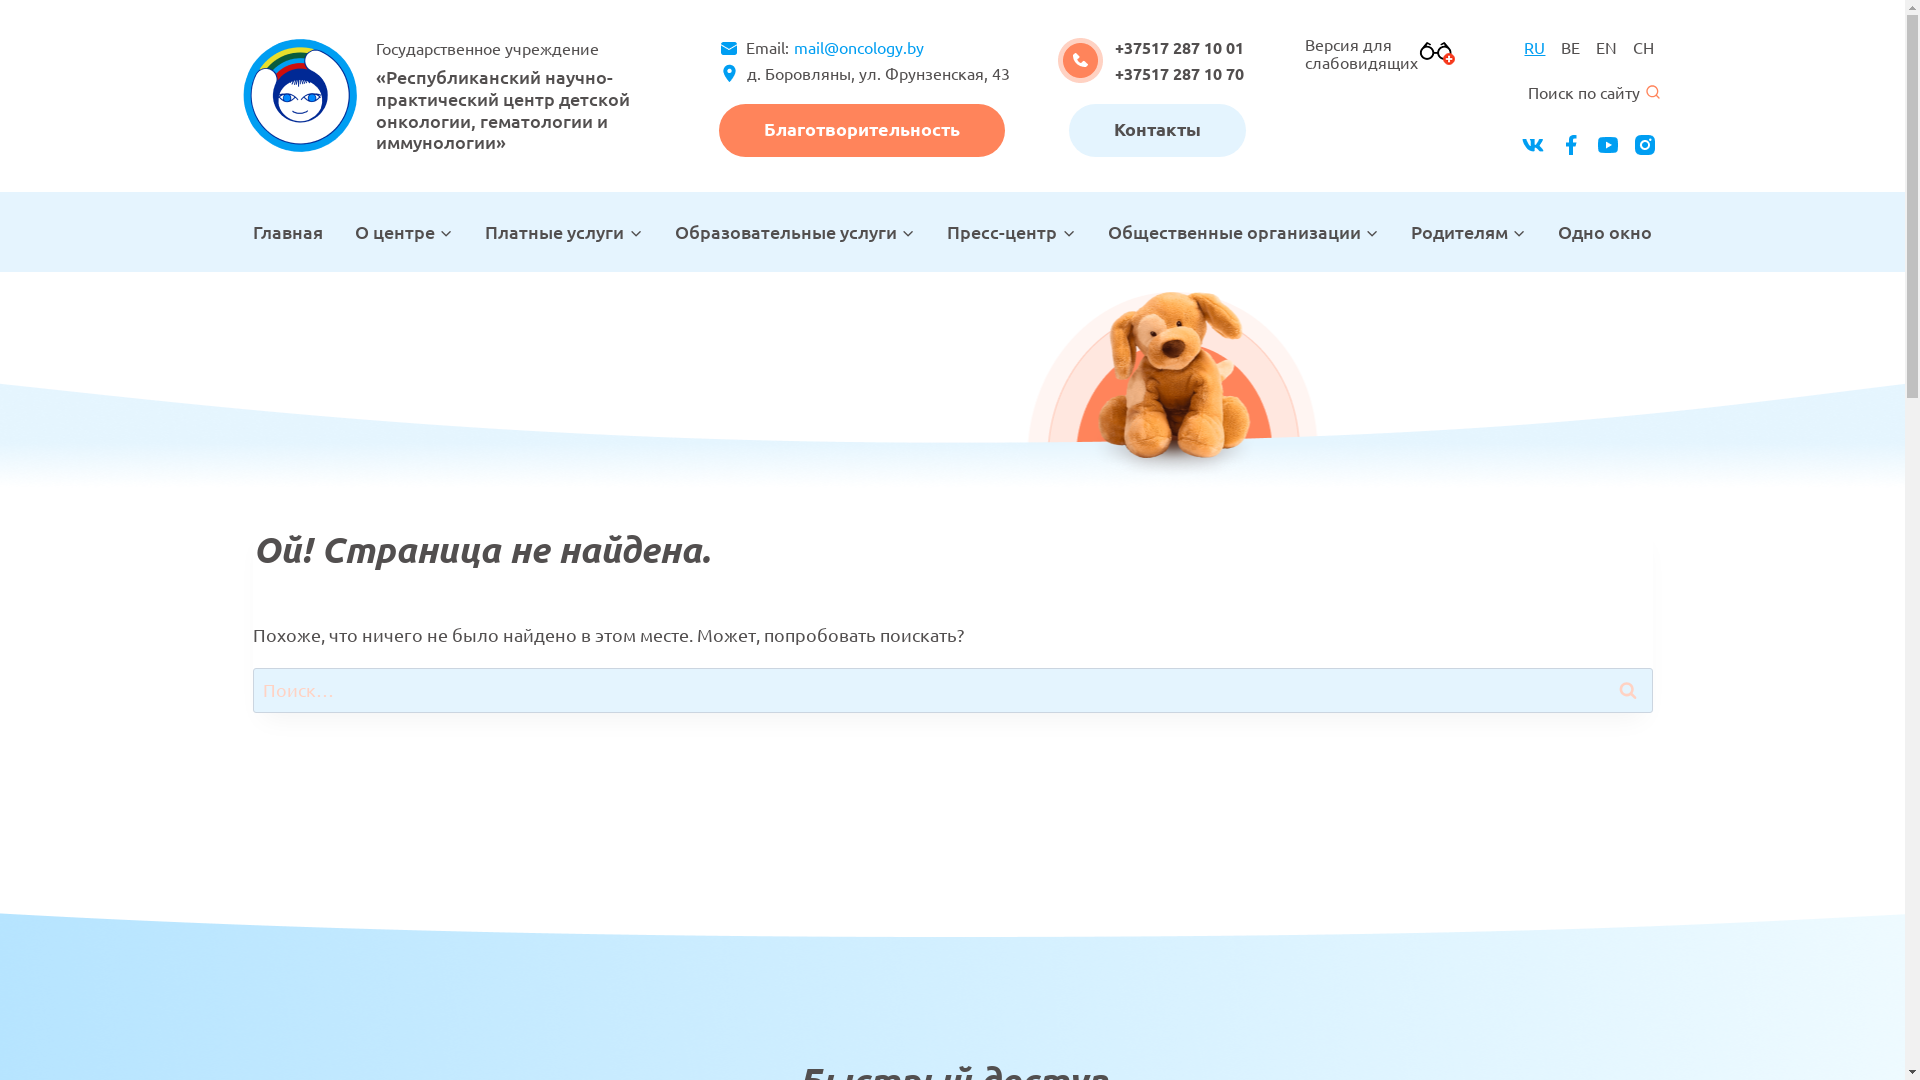 Image resolution: width=1920 pixels, height=1080 pixels. What do you see at coordinates (1179, 46) in the screenshot?
I see `'+37517 287 10 01'` at bounding box center [1179, 46].